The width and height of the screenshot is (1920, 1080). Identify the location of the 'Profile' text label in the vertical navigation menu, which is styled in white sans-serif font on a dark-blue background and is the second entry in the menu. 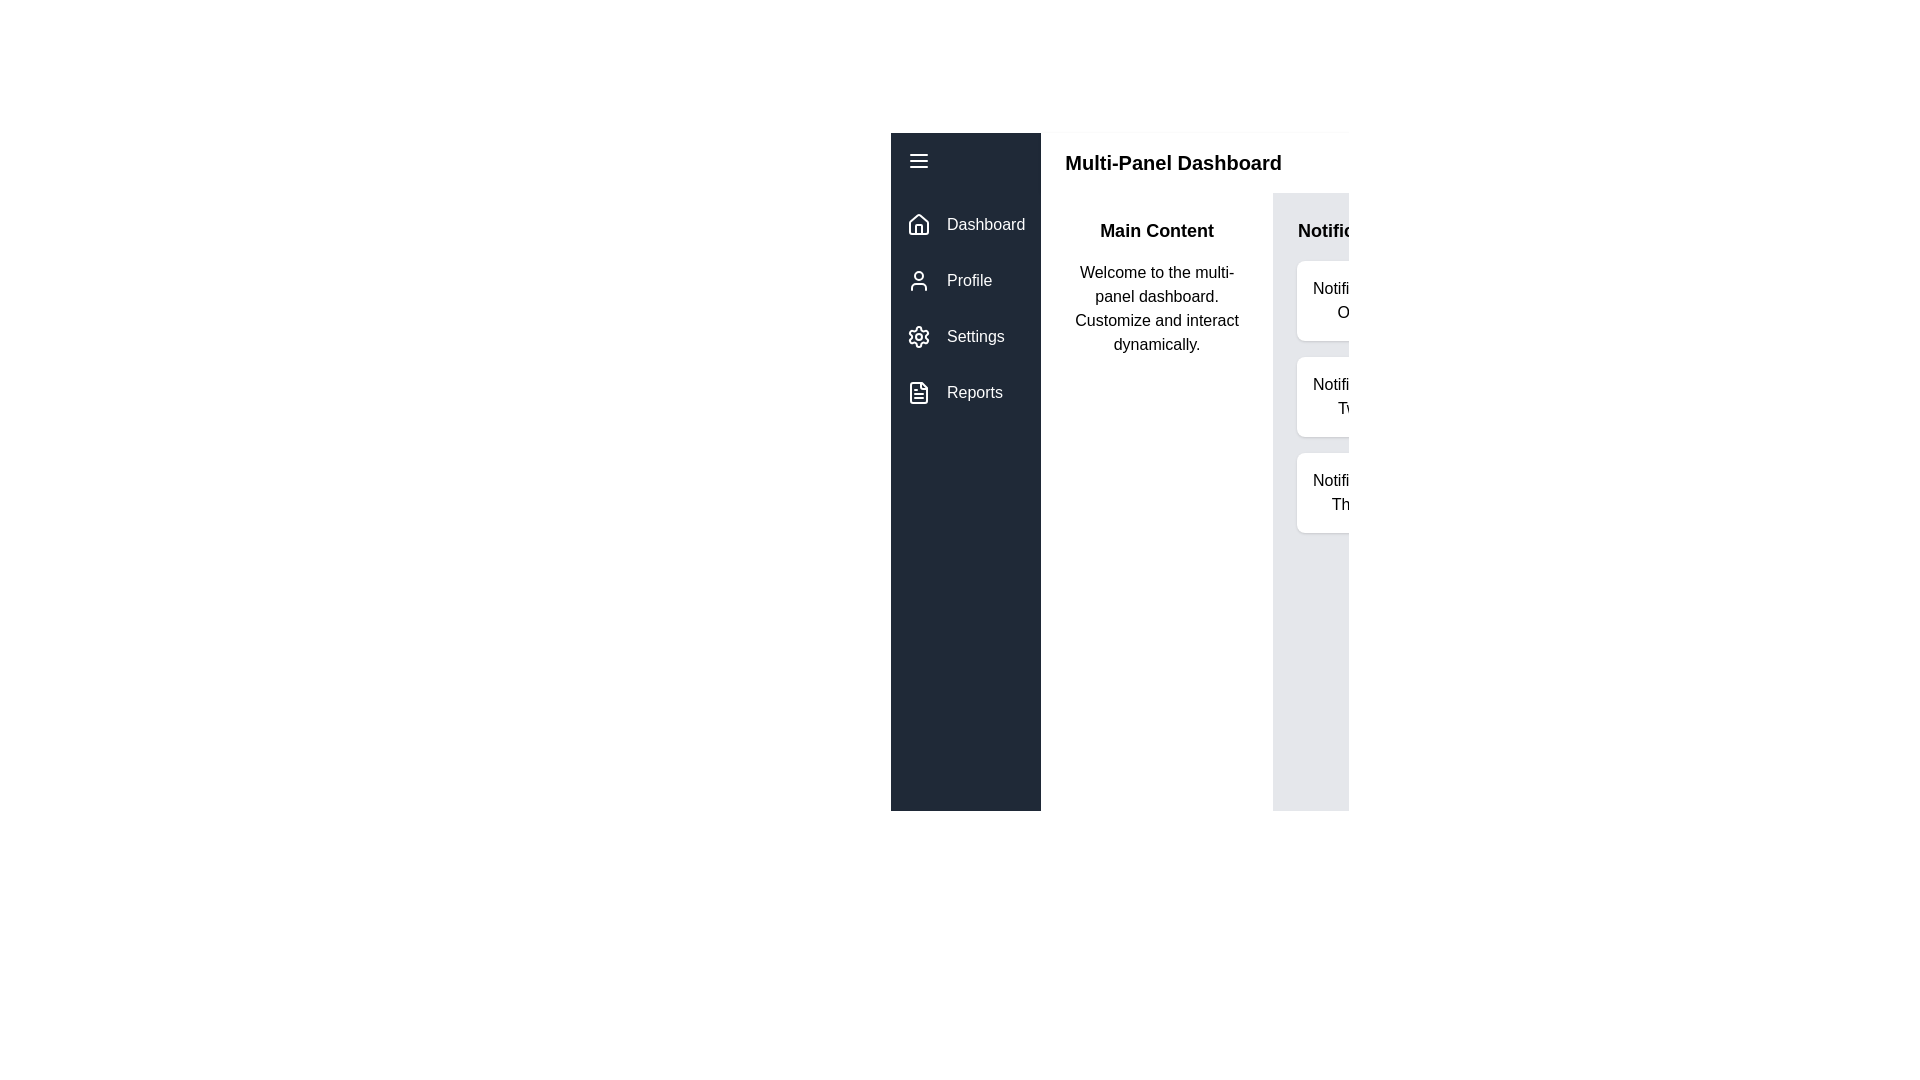
(969, 281).